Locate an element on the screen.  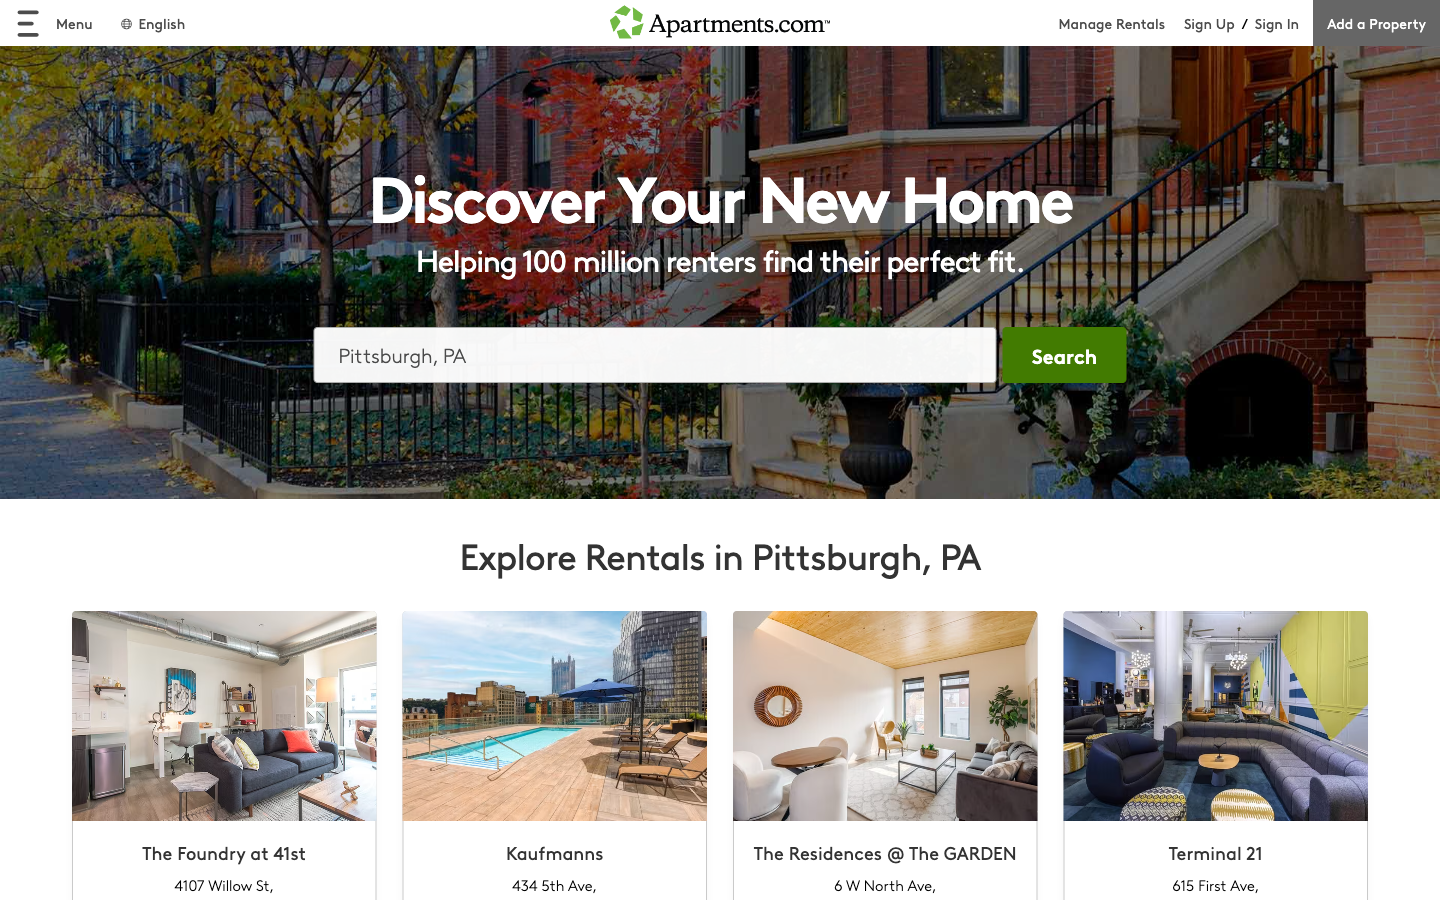
Shift to manage rentals interface is located at coordinates (1120, 22).